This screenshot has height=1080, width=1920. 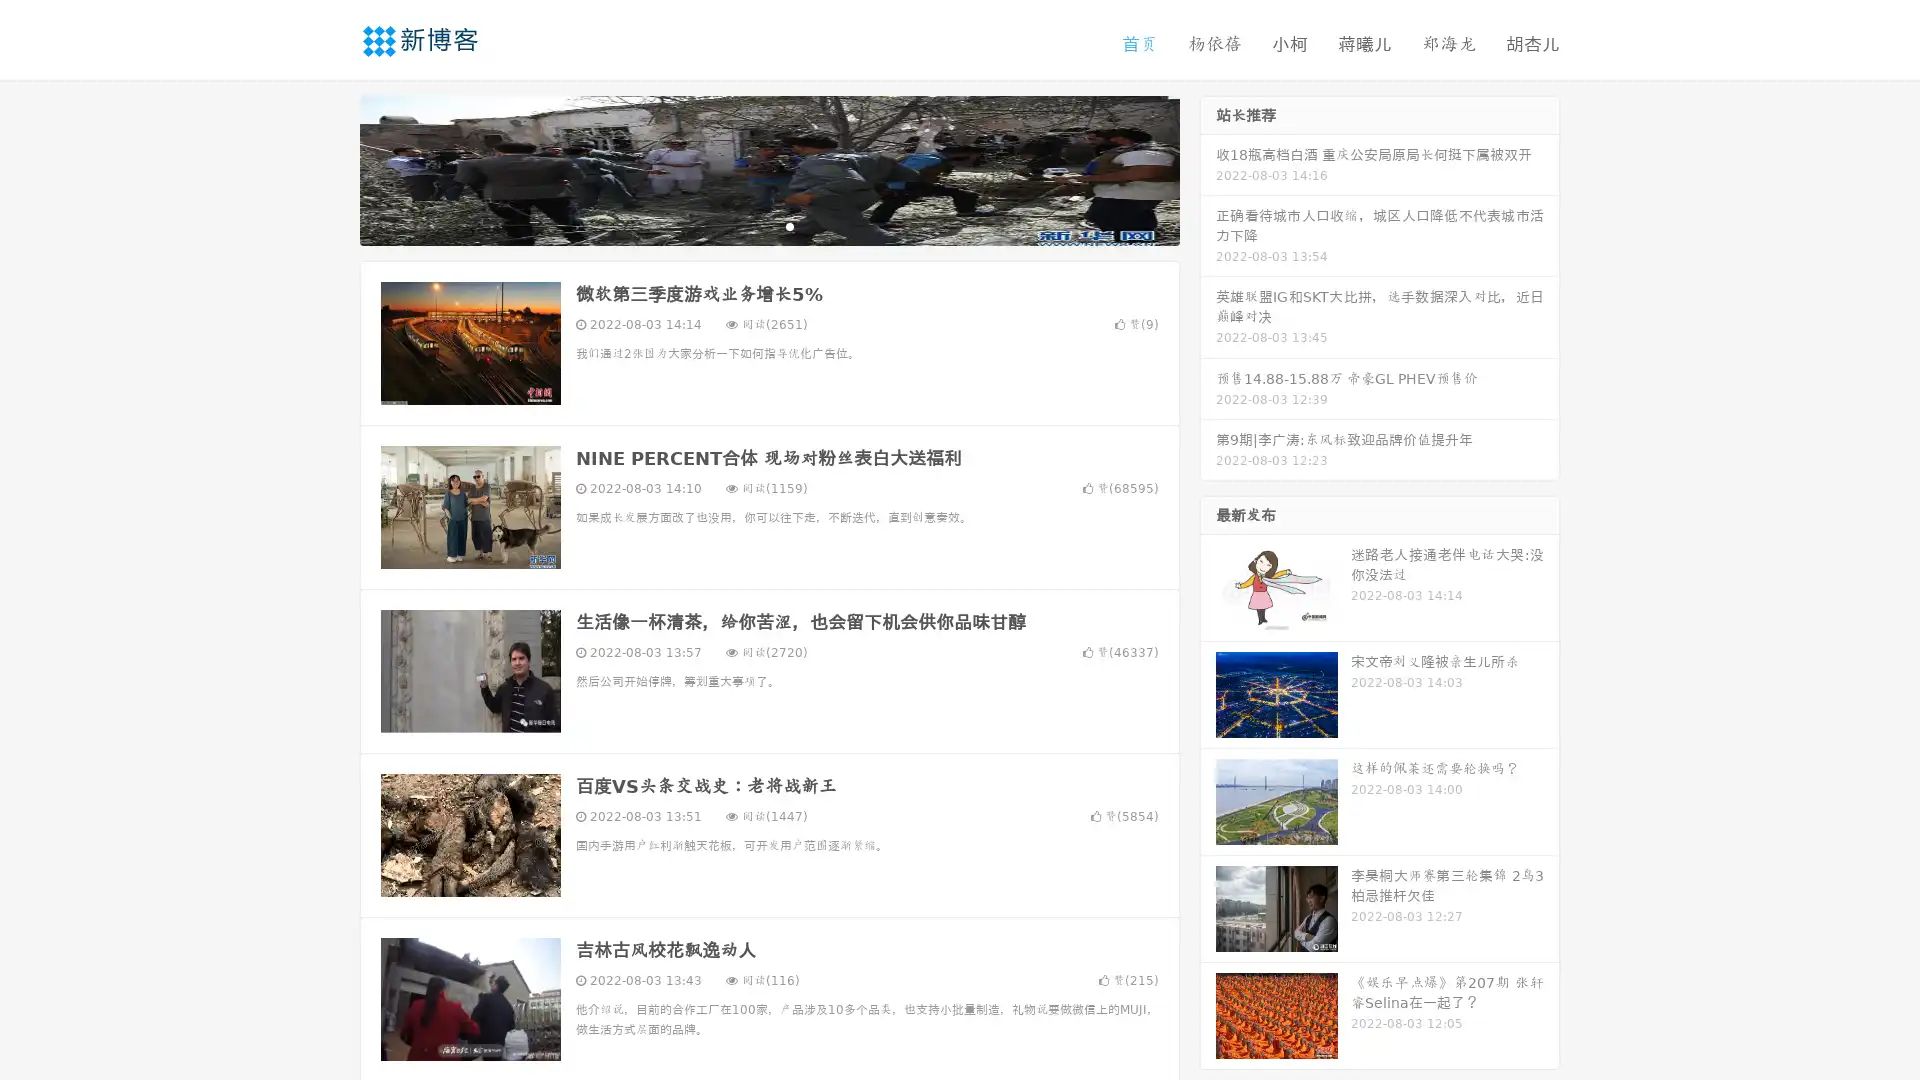 What do you see at coordinates (768, 225) in the screenshot?
I see `Go to slide 2` at bounding box center [768, 225].